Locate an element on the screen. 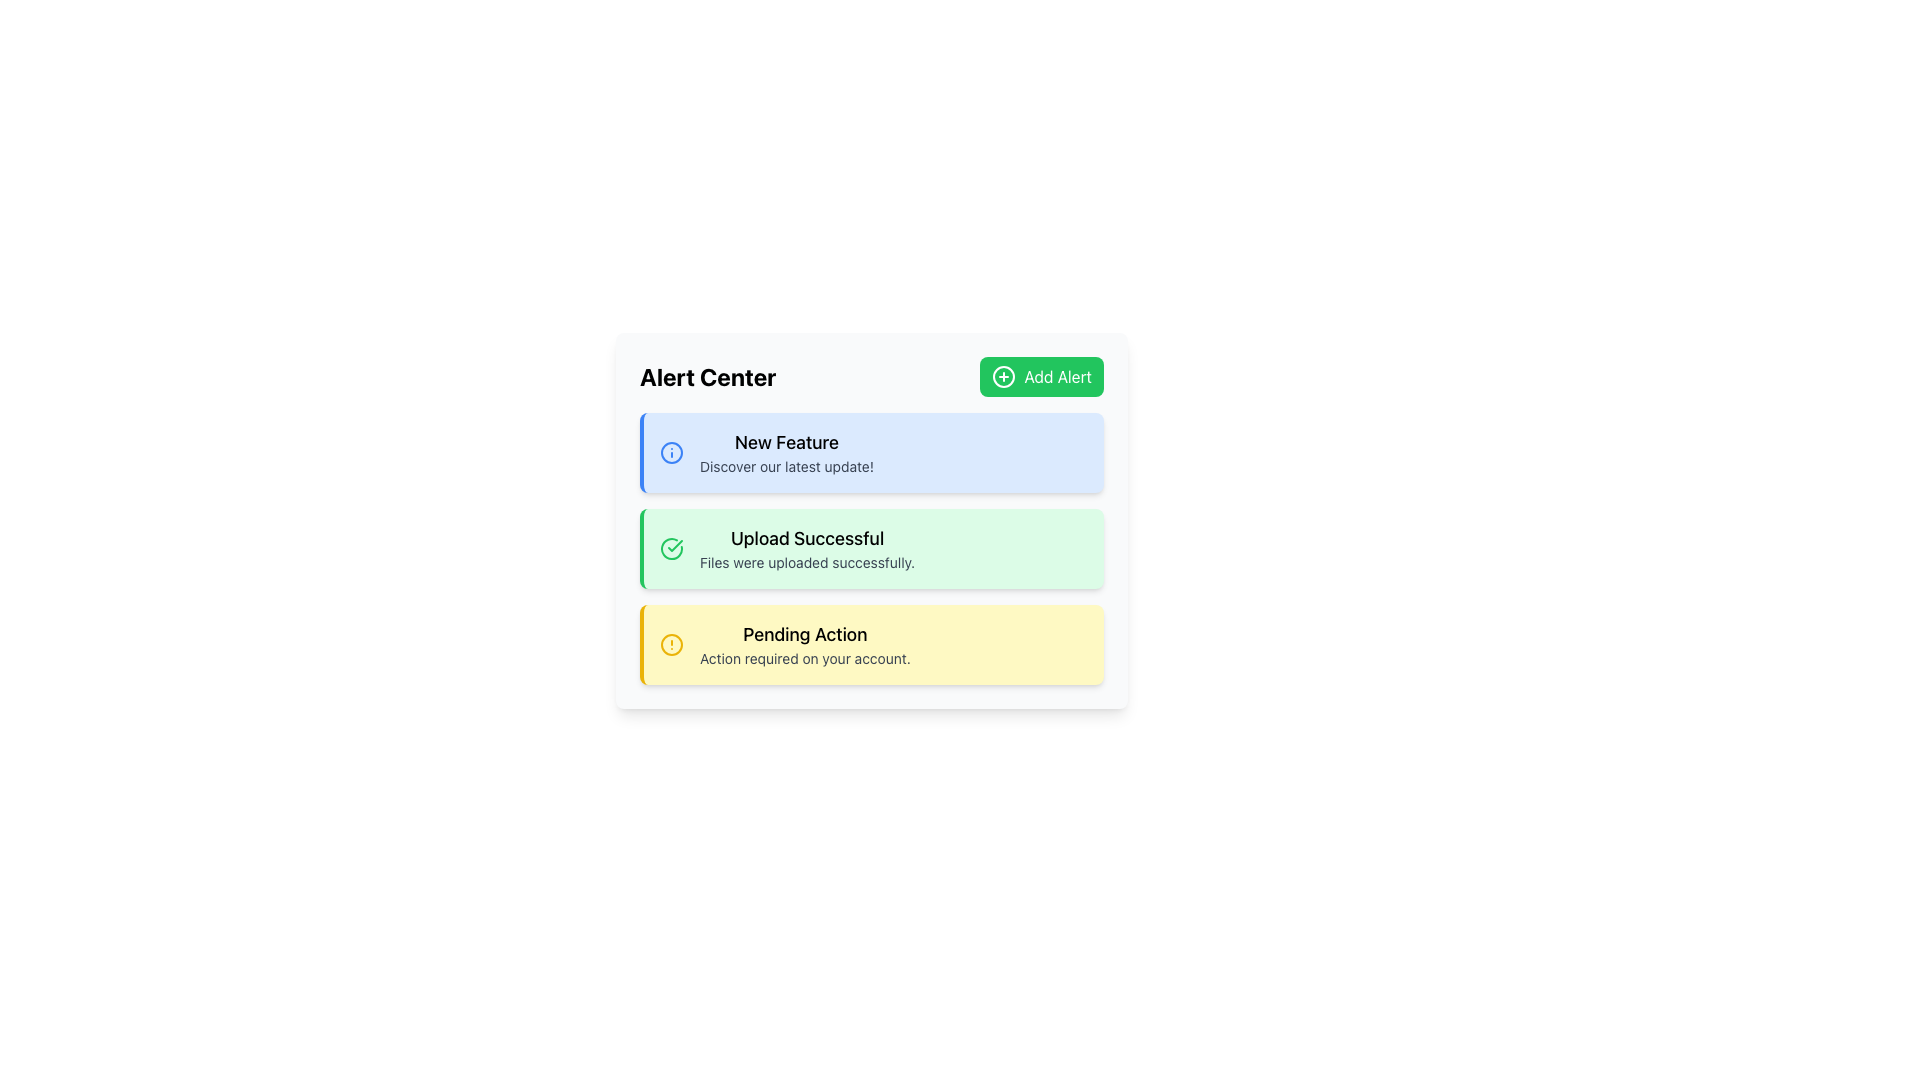  the 'Upload Successful' text label displayed in a prominent font within the light green card located under the 'Alert Center' heading is located at coordinates (807, 538).